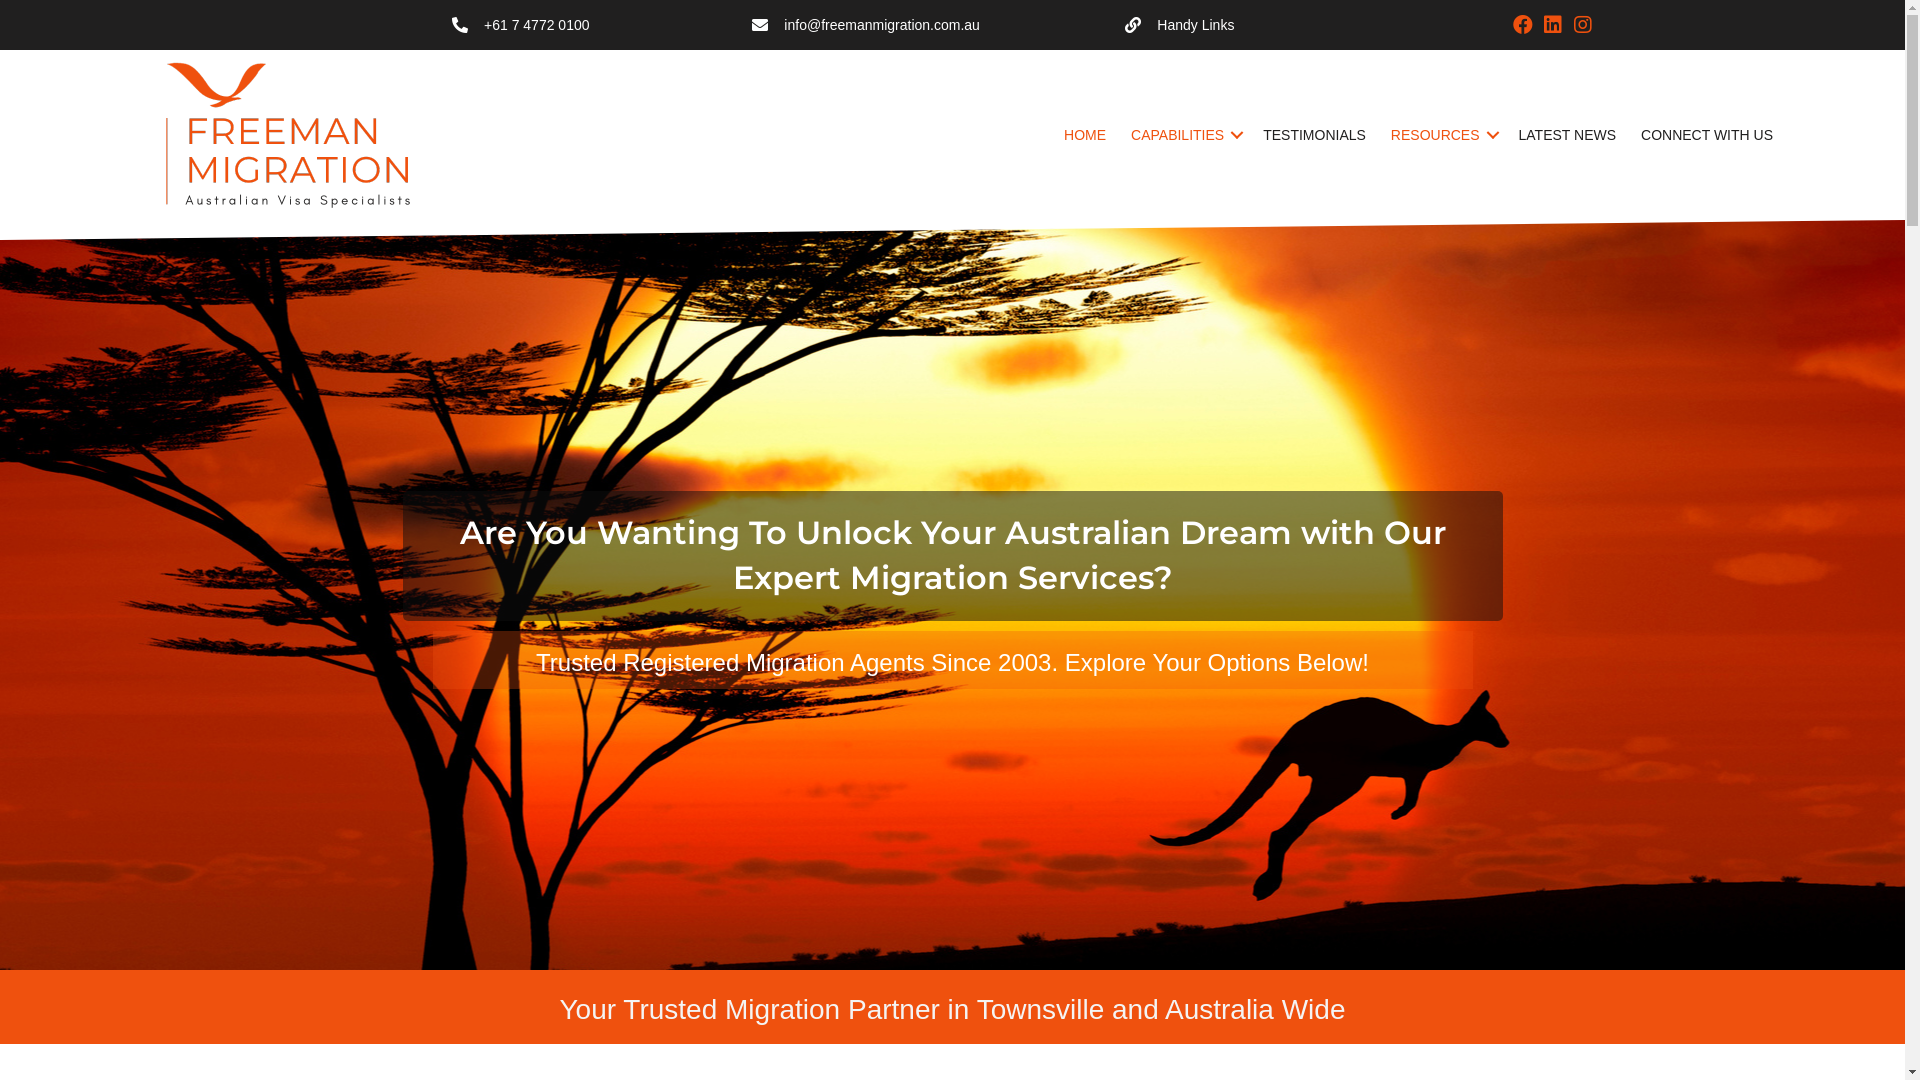 The width and height of the screenshot is (1920, 1080). I want to click on 'LinkedIn', so click(1552, 24).